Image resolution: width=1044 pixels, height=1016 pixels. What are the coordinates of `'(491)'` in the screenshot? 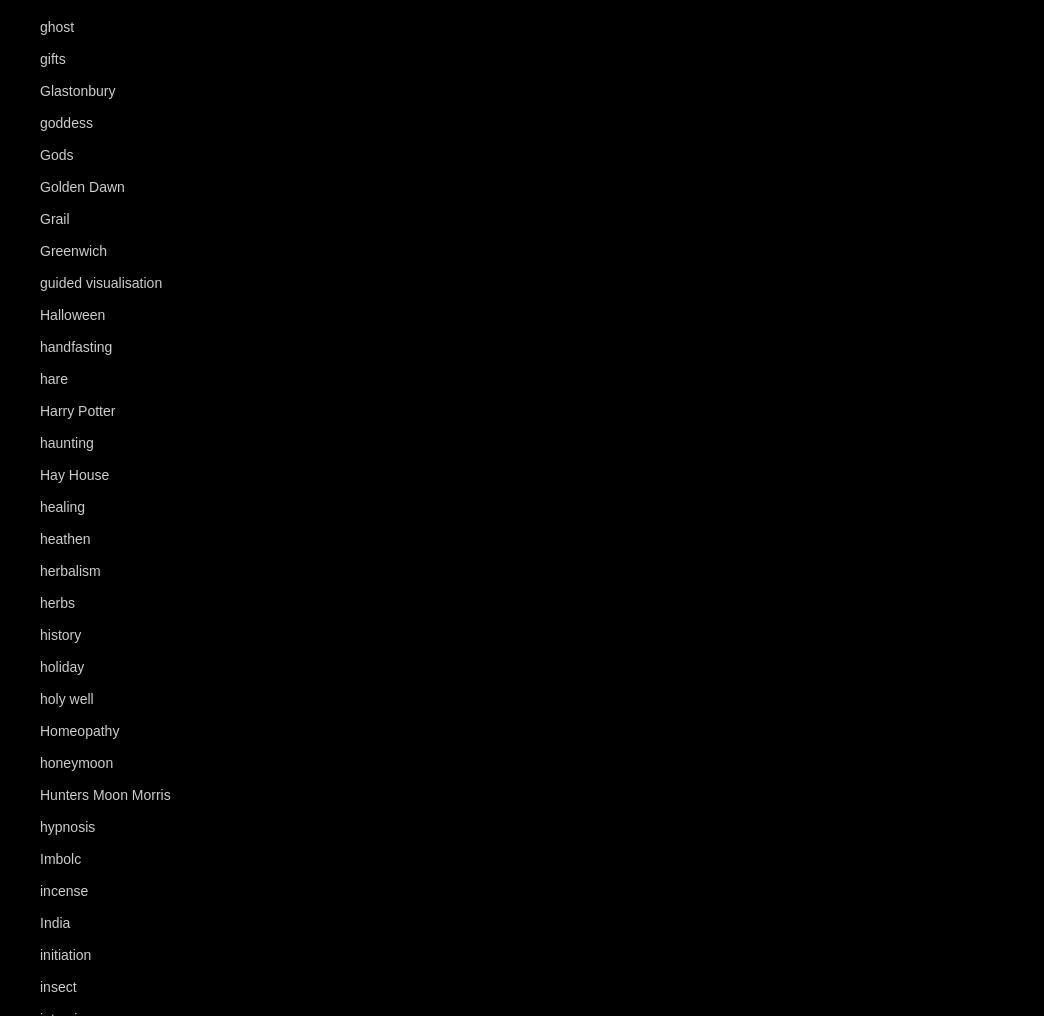 It's located at (100, 635).